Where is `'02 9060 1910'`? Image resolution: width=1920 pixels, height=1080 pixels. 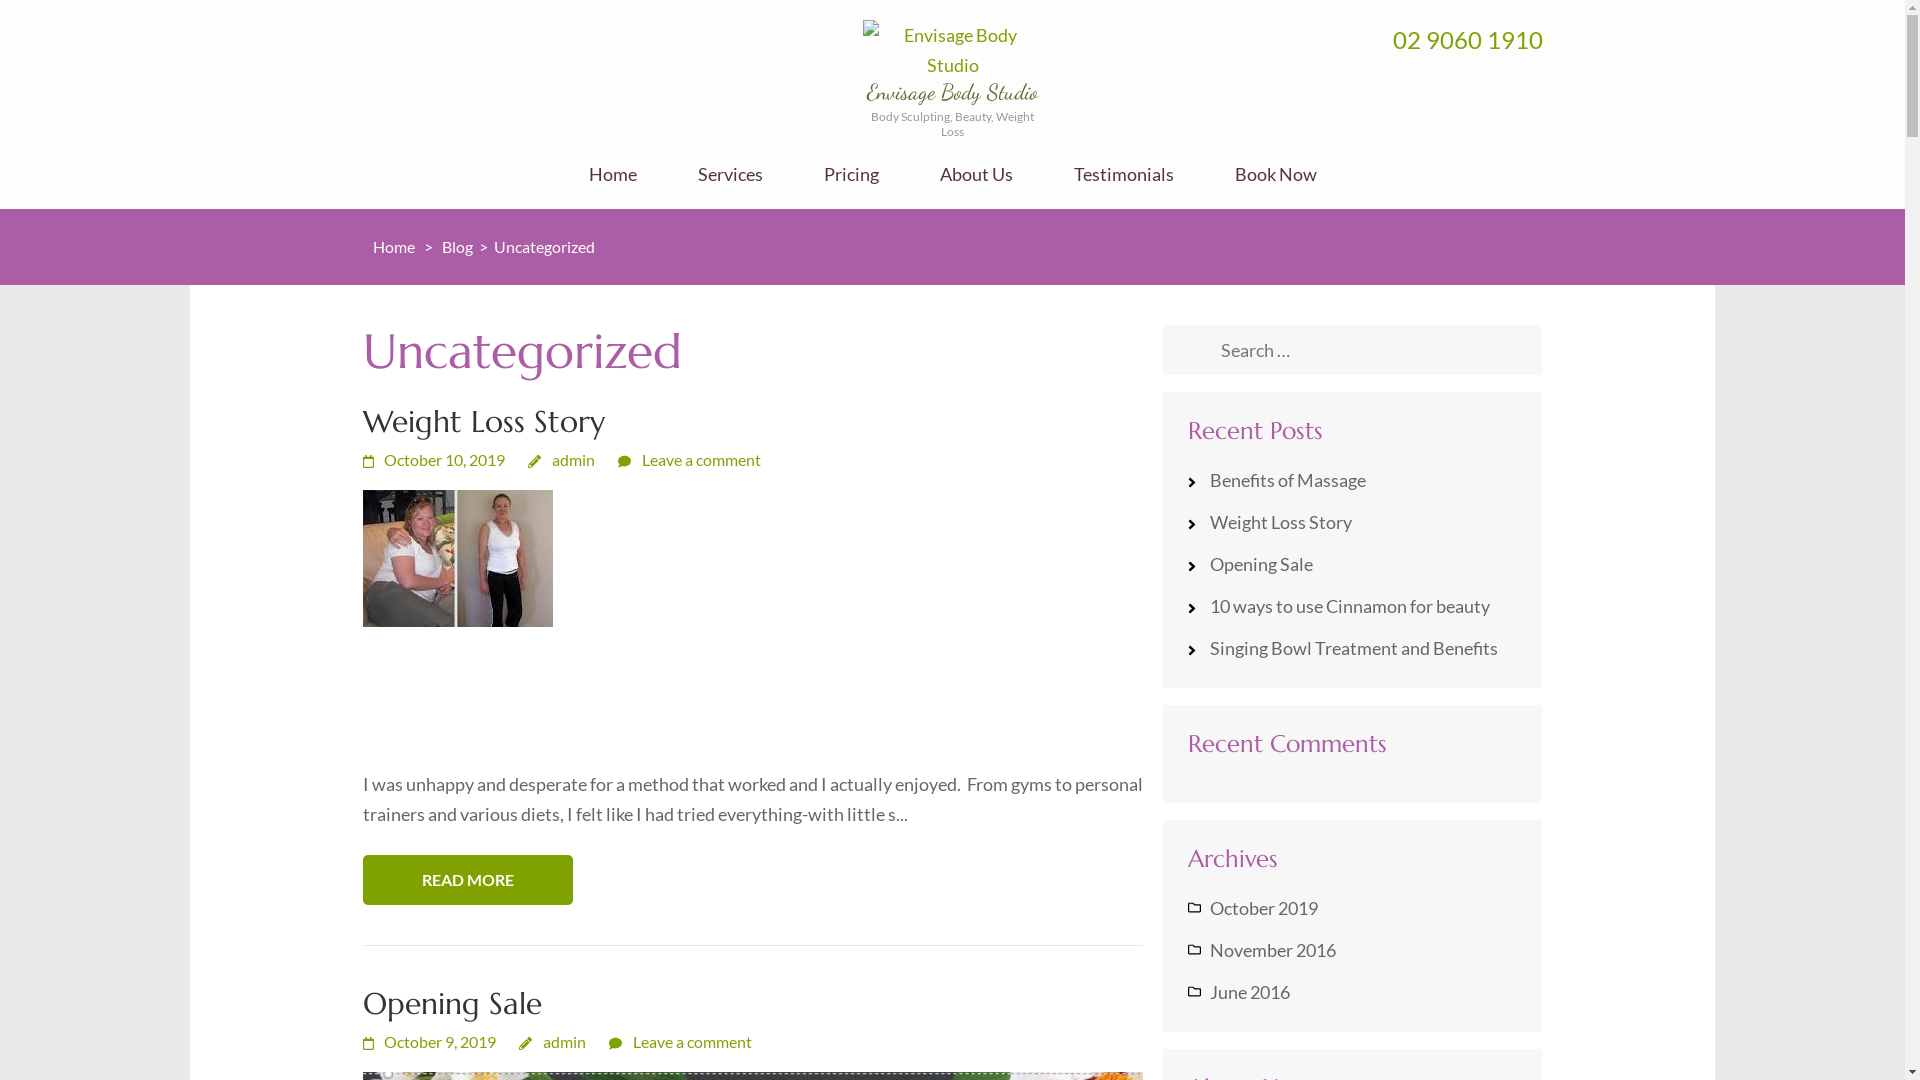 '02 9060 1910' is located at coordinates (1467, 39).